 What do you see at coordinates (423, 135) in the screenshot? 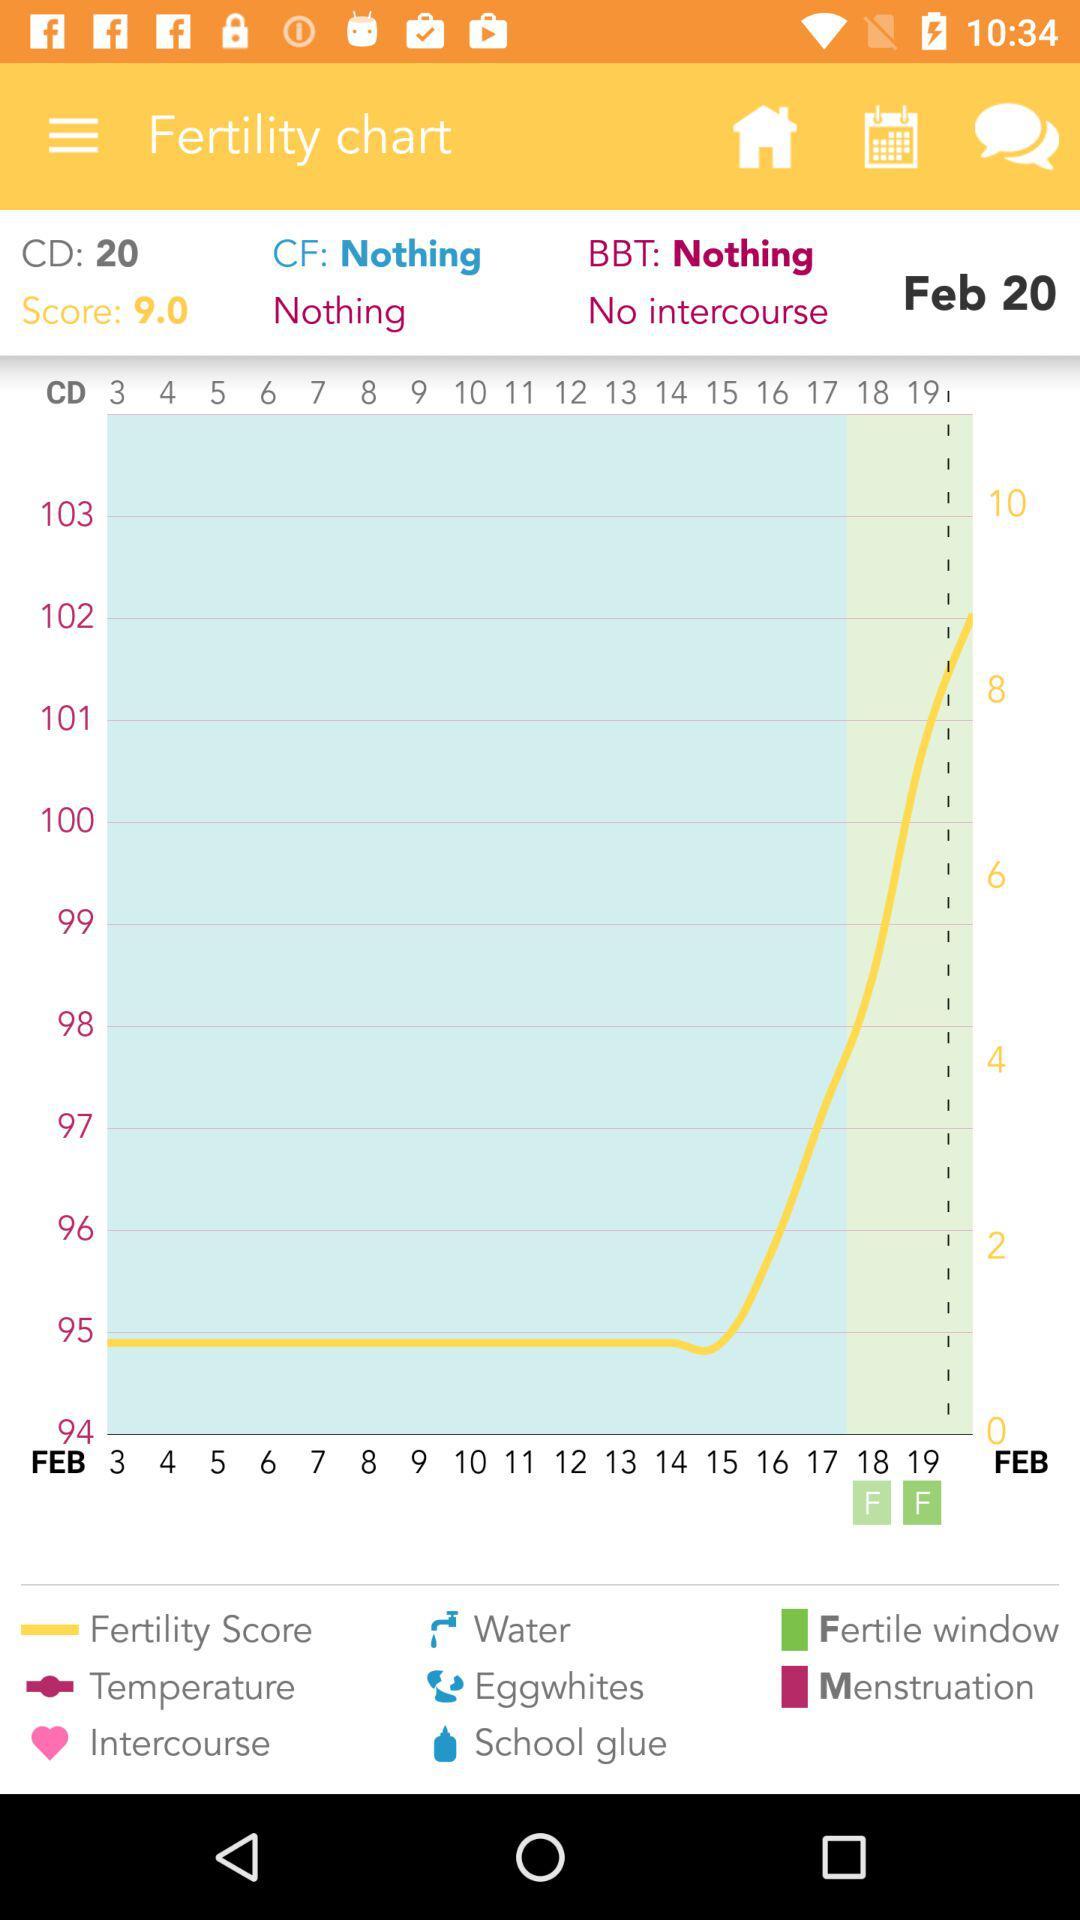
I see `the fertility chart icon` at bounding box center [423, 135].